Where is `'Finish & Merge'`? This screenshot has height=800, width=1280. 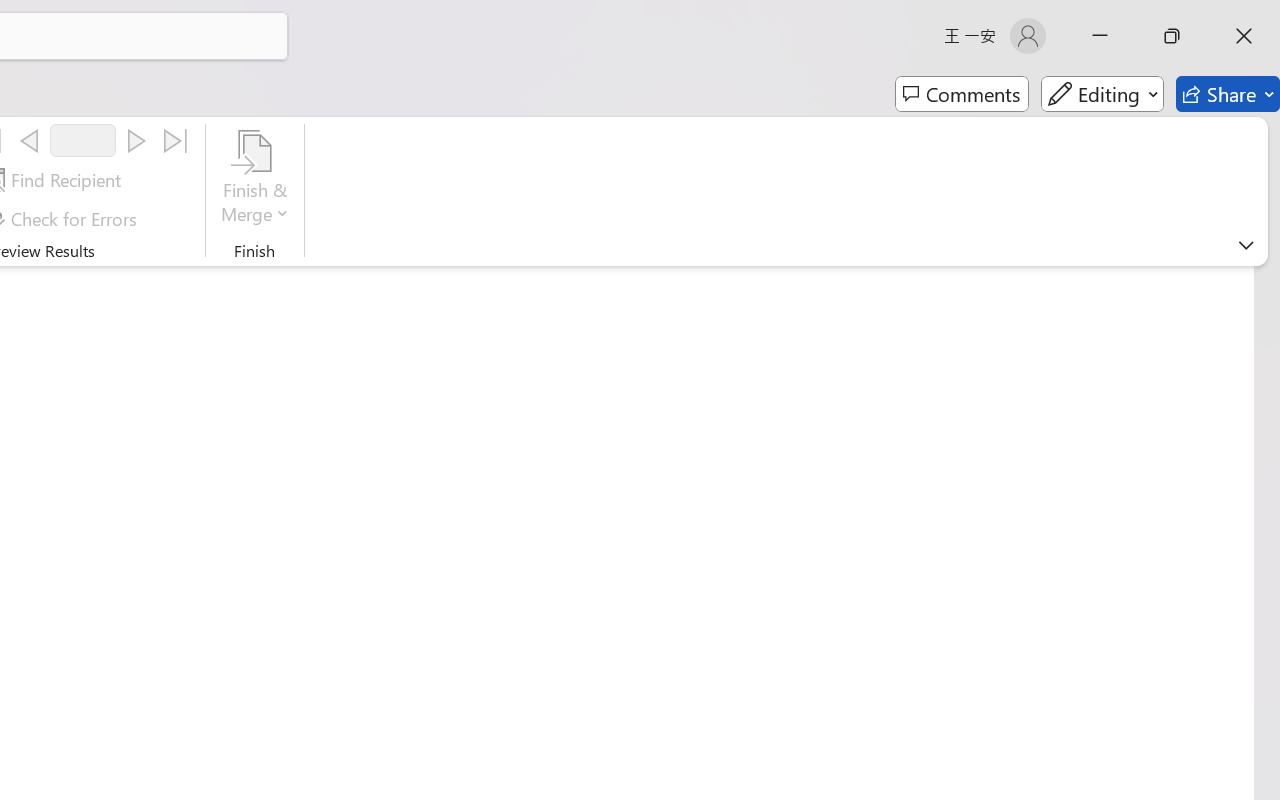 'Finish & Merge' is located at coordinates (254, 179).